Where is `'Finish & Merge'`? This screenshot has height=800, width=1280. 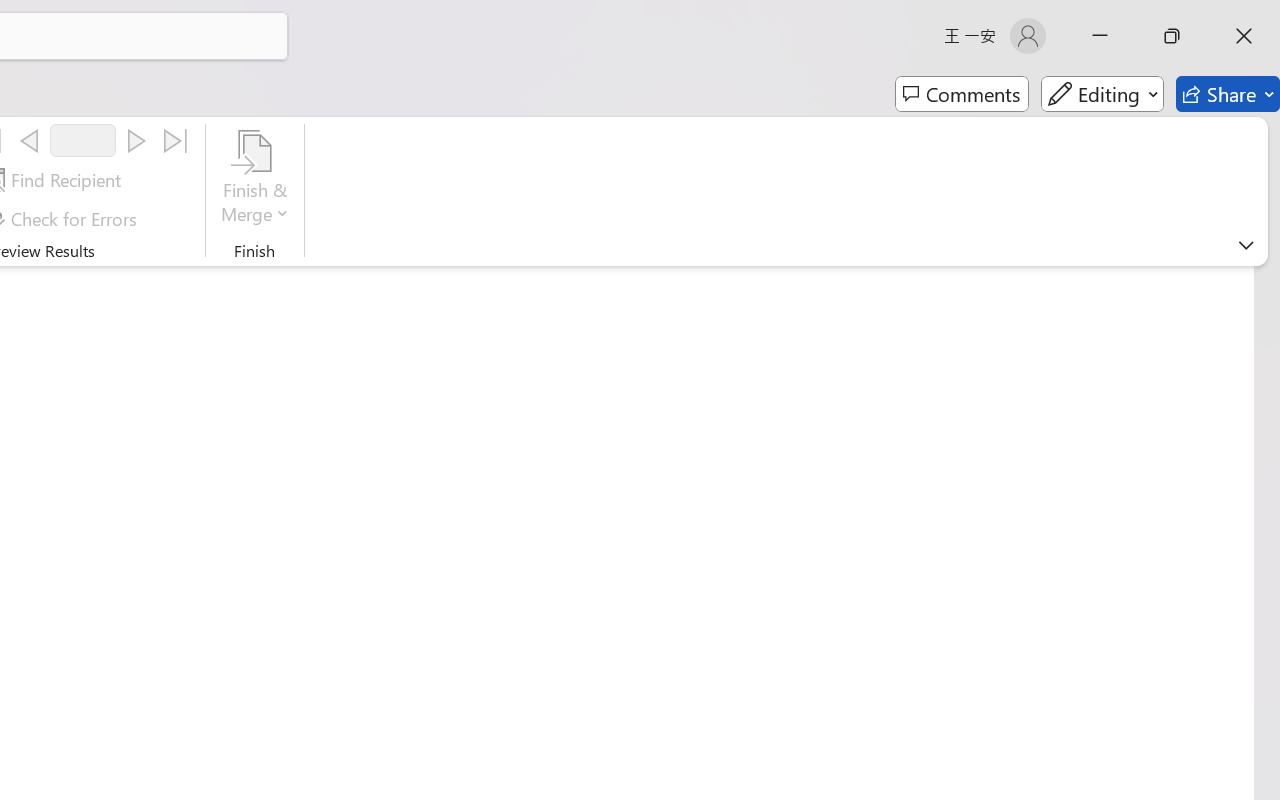 'Finish & Merge' is located at coordinates (254, 179).